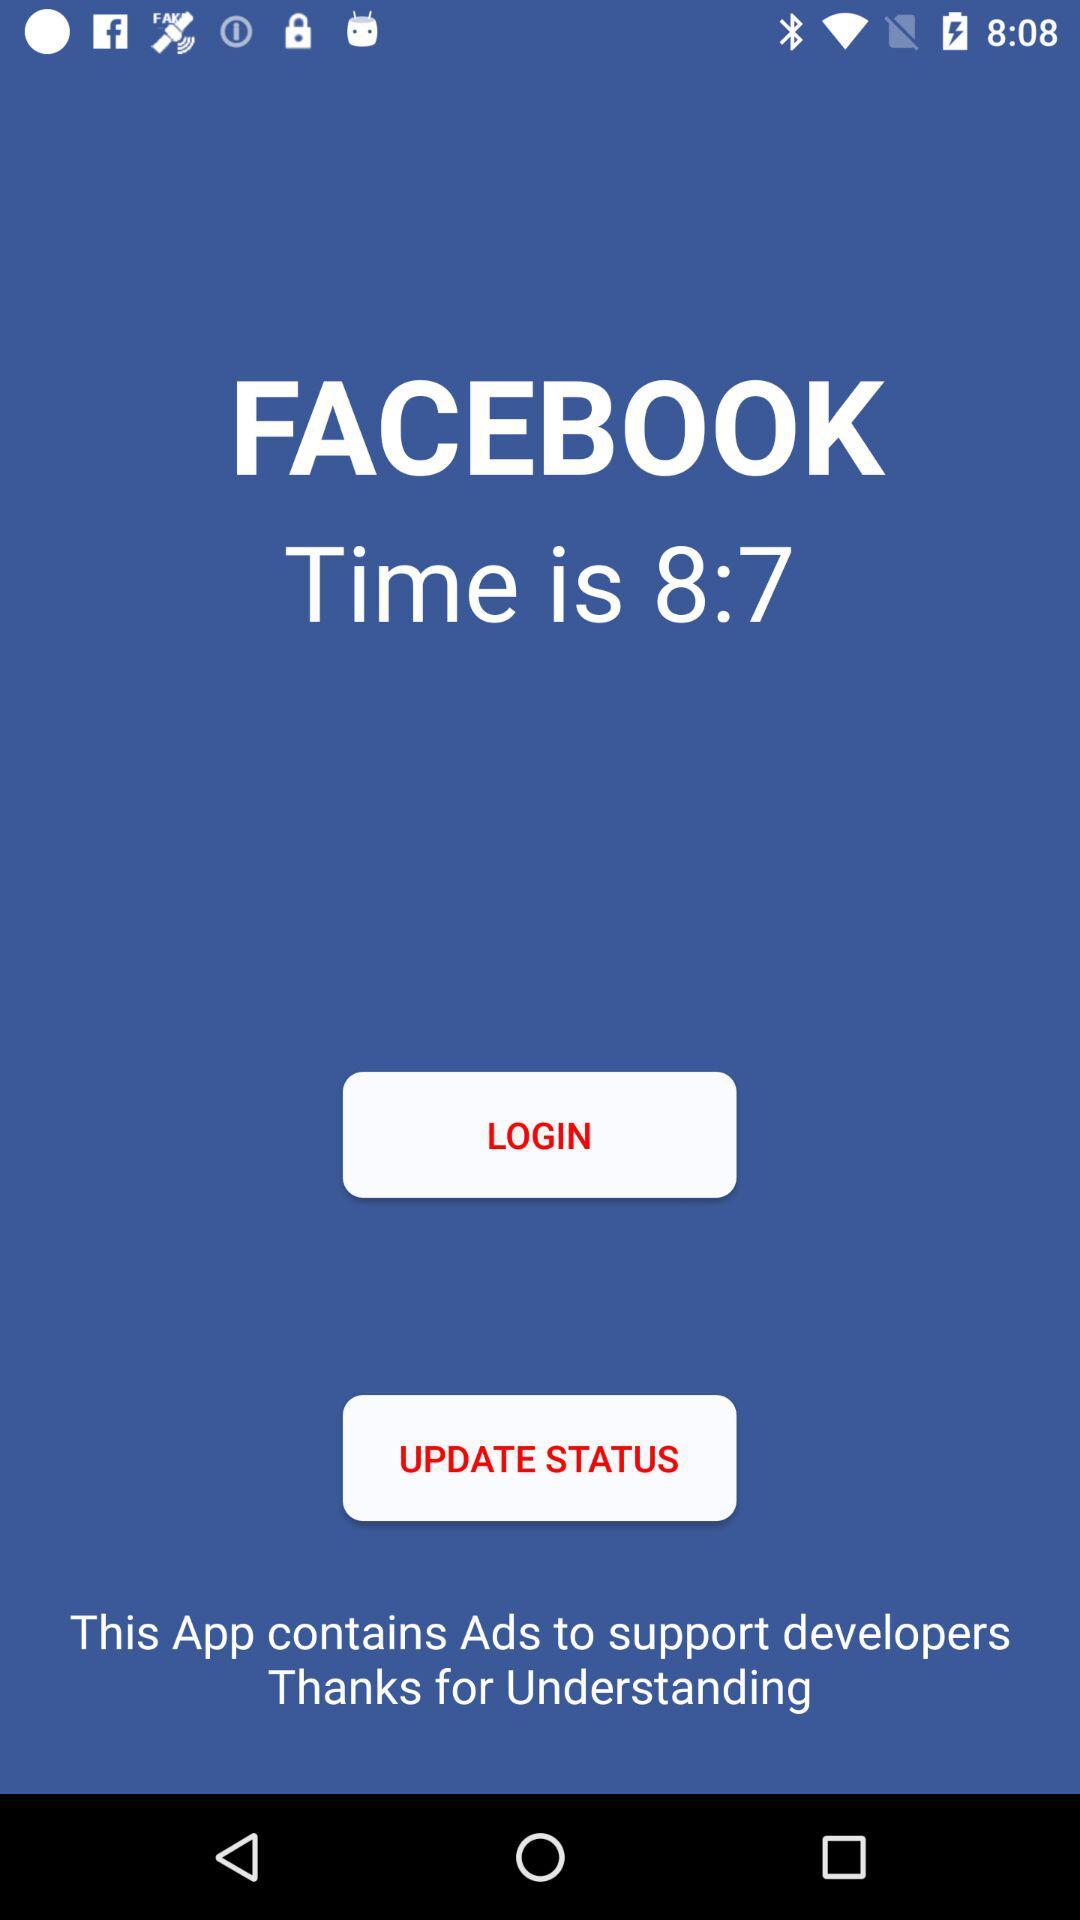 This screenshot has width=1080, height=1920. I want to click on the item below the login button, so click(538, 1458).